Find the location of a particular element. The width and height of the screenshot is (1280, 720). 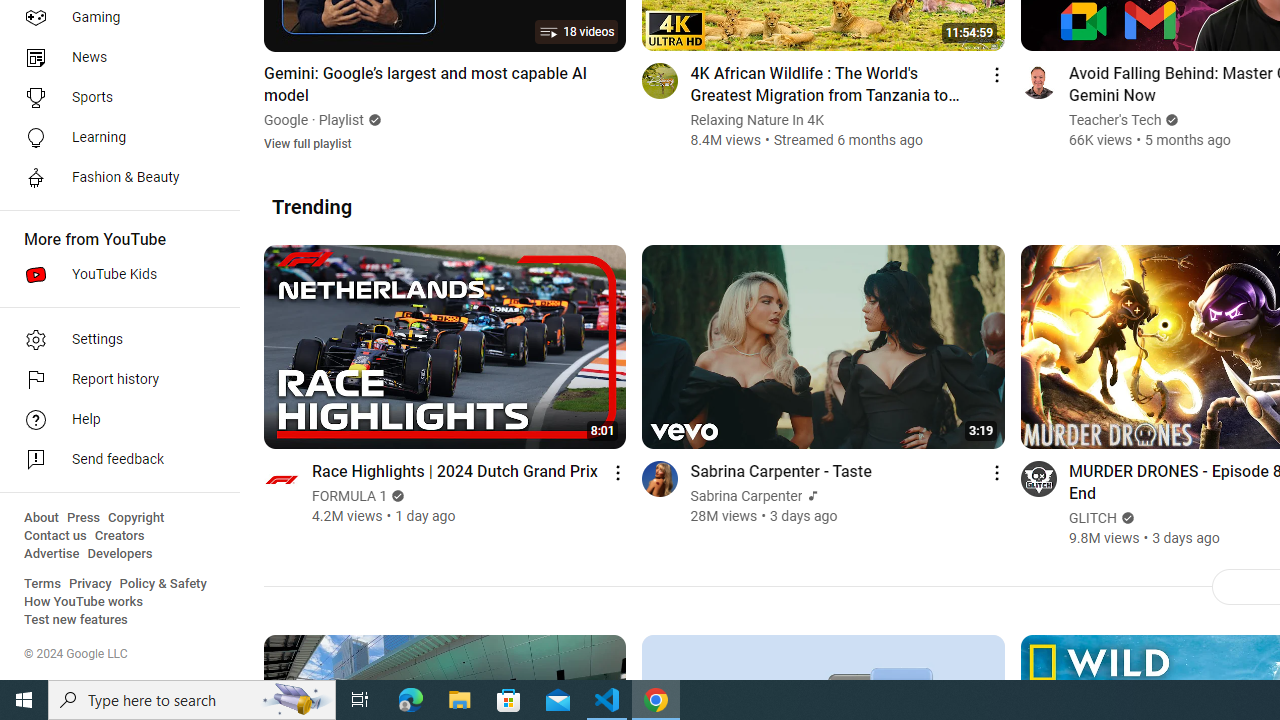

'Policy & Safety' is located at coordinates (163, 584).